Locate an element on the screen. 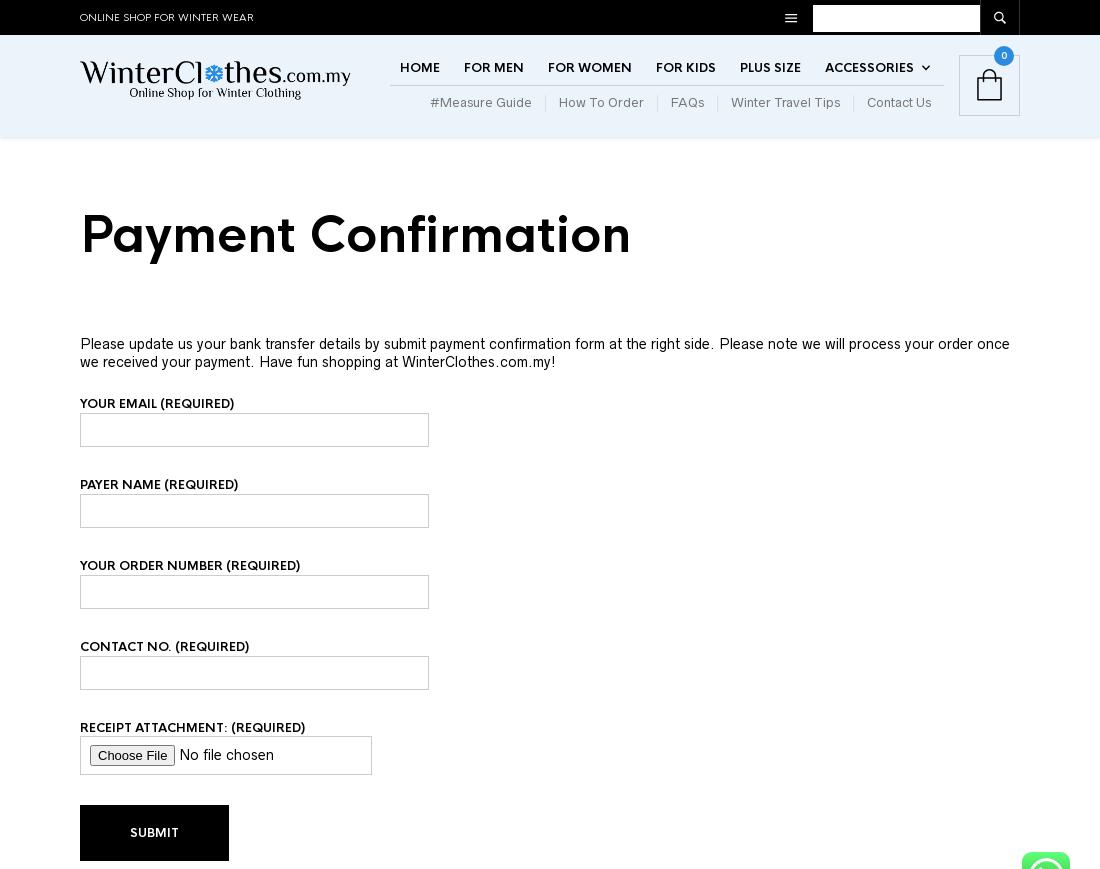 This screenshot has height=869, width=1100. '0' is located at coordinates (1002, 73).